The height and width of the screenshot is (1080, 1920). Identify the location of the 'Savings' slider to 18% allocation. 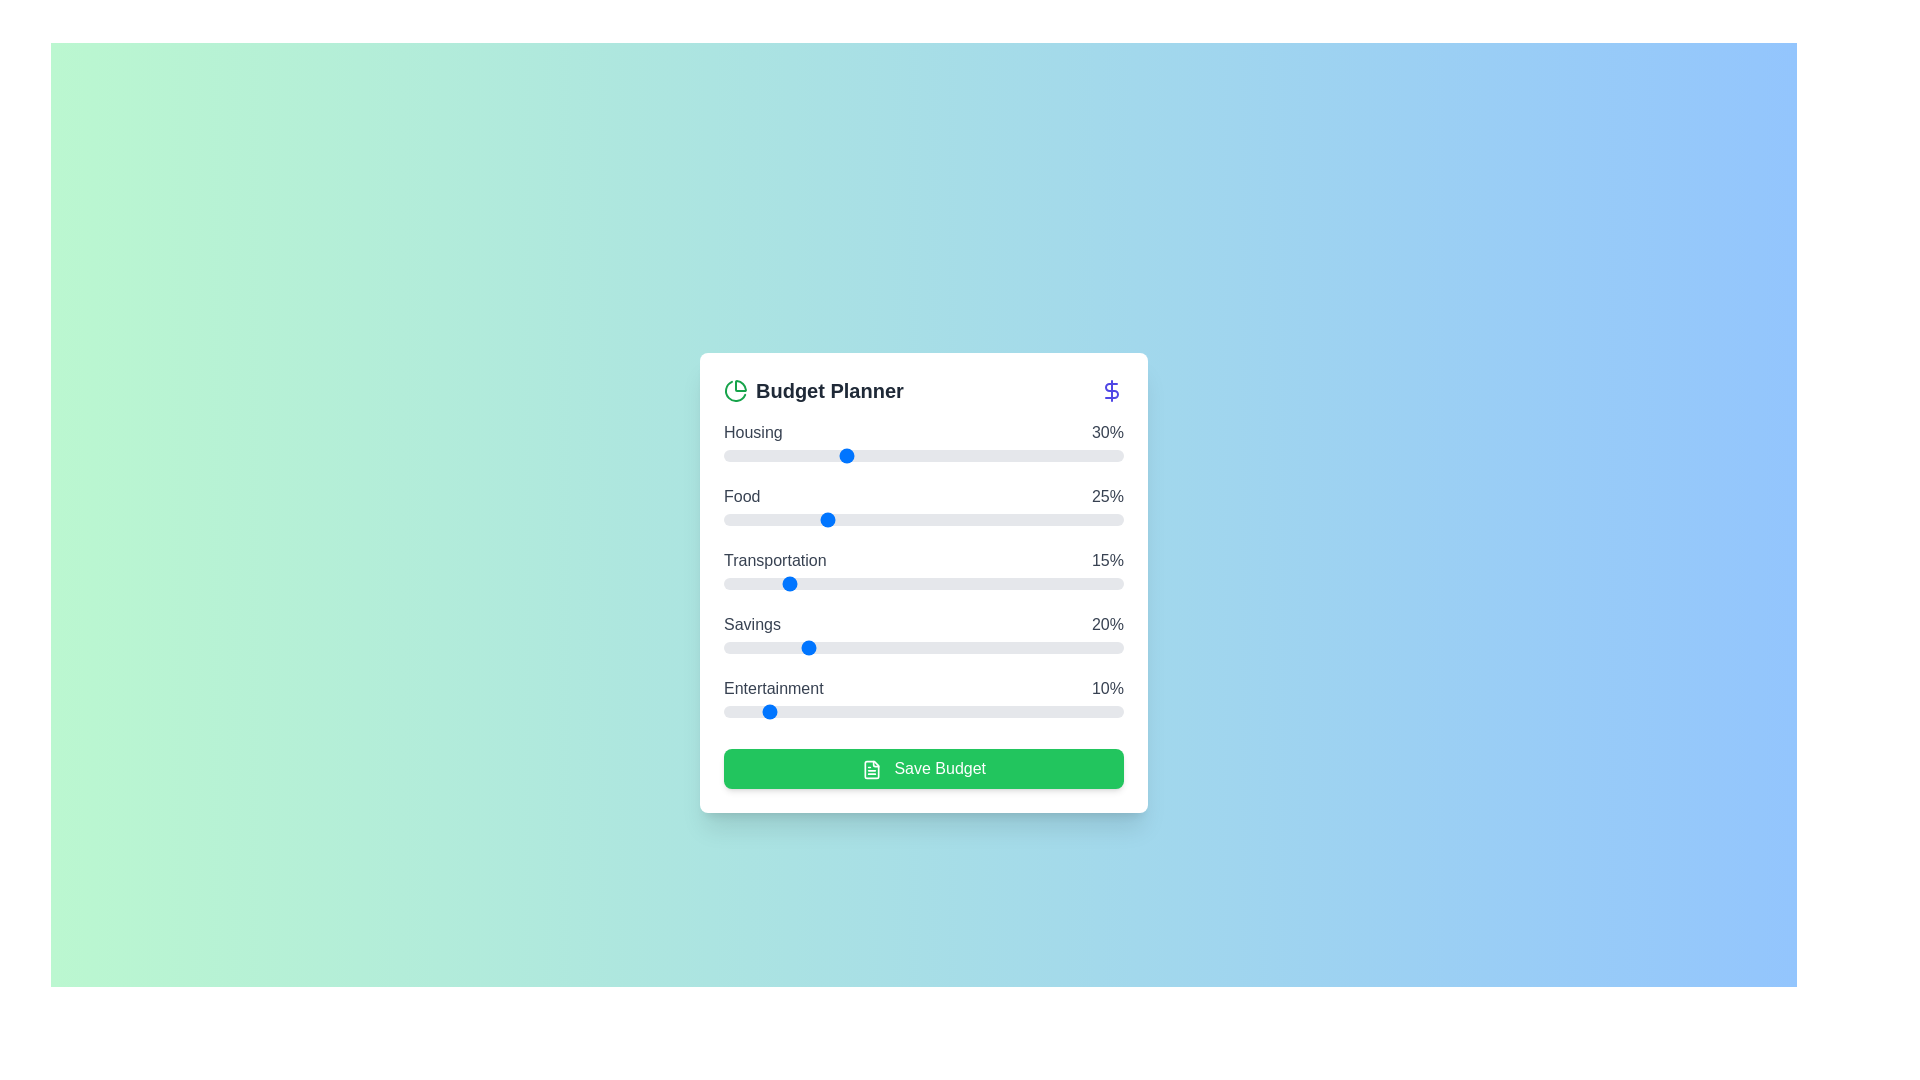
(795, 648).